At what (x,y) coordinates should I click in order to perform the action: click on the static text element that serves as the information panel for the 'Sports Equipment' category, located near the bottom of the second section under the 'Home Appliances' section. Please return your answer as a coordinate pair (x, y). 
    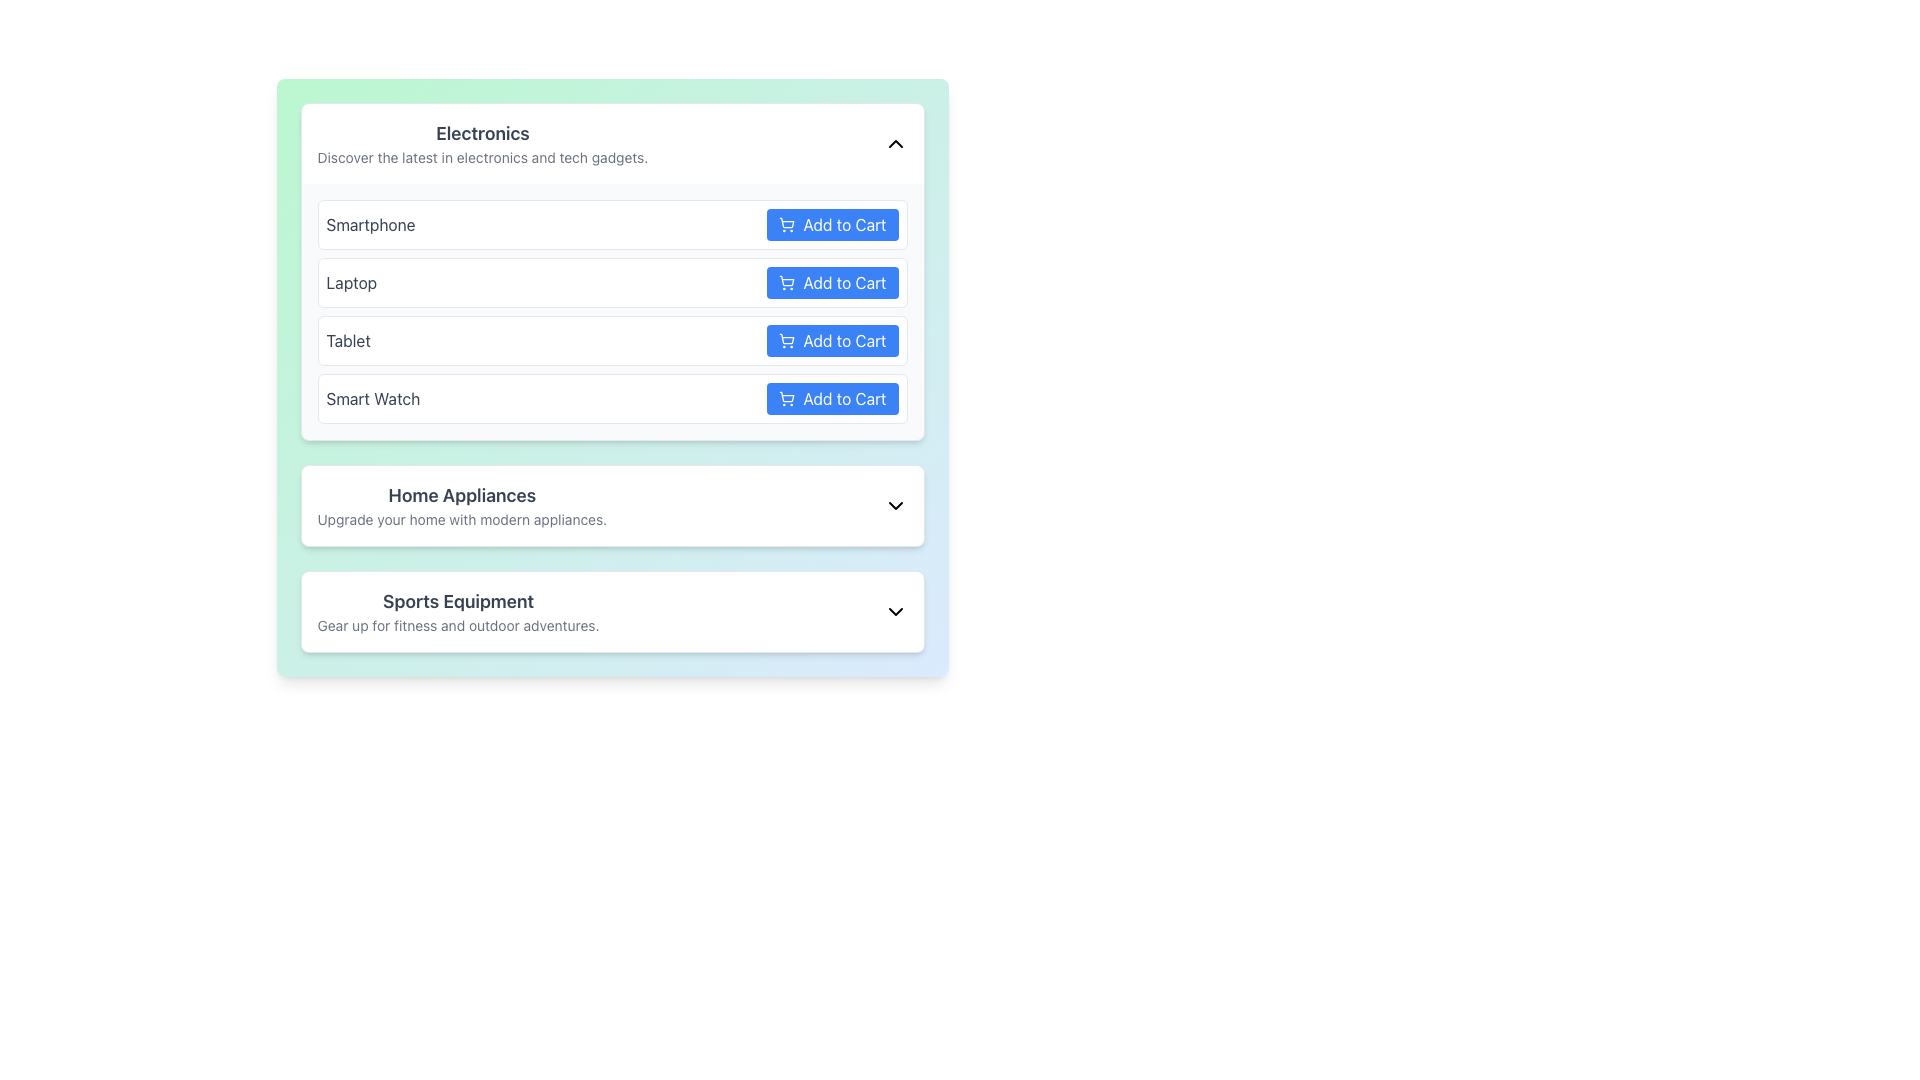
    Looking at the image, I should click on (457, 611).